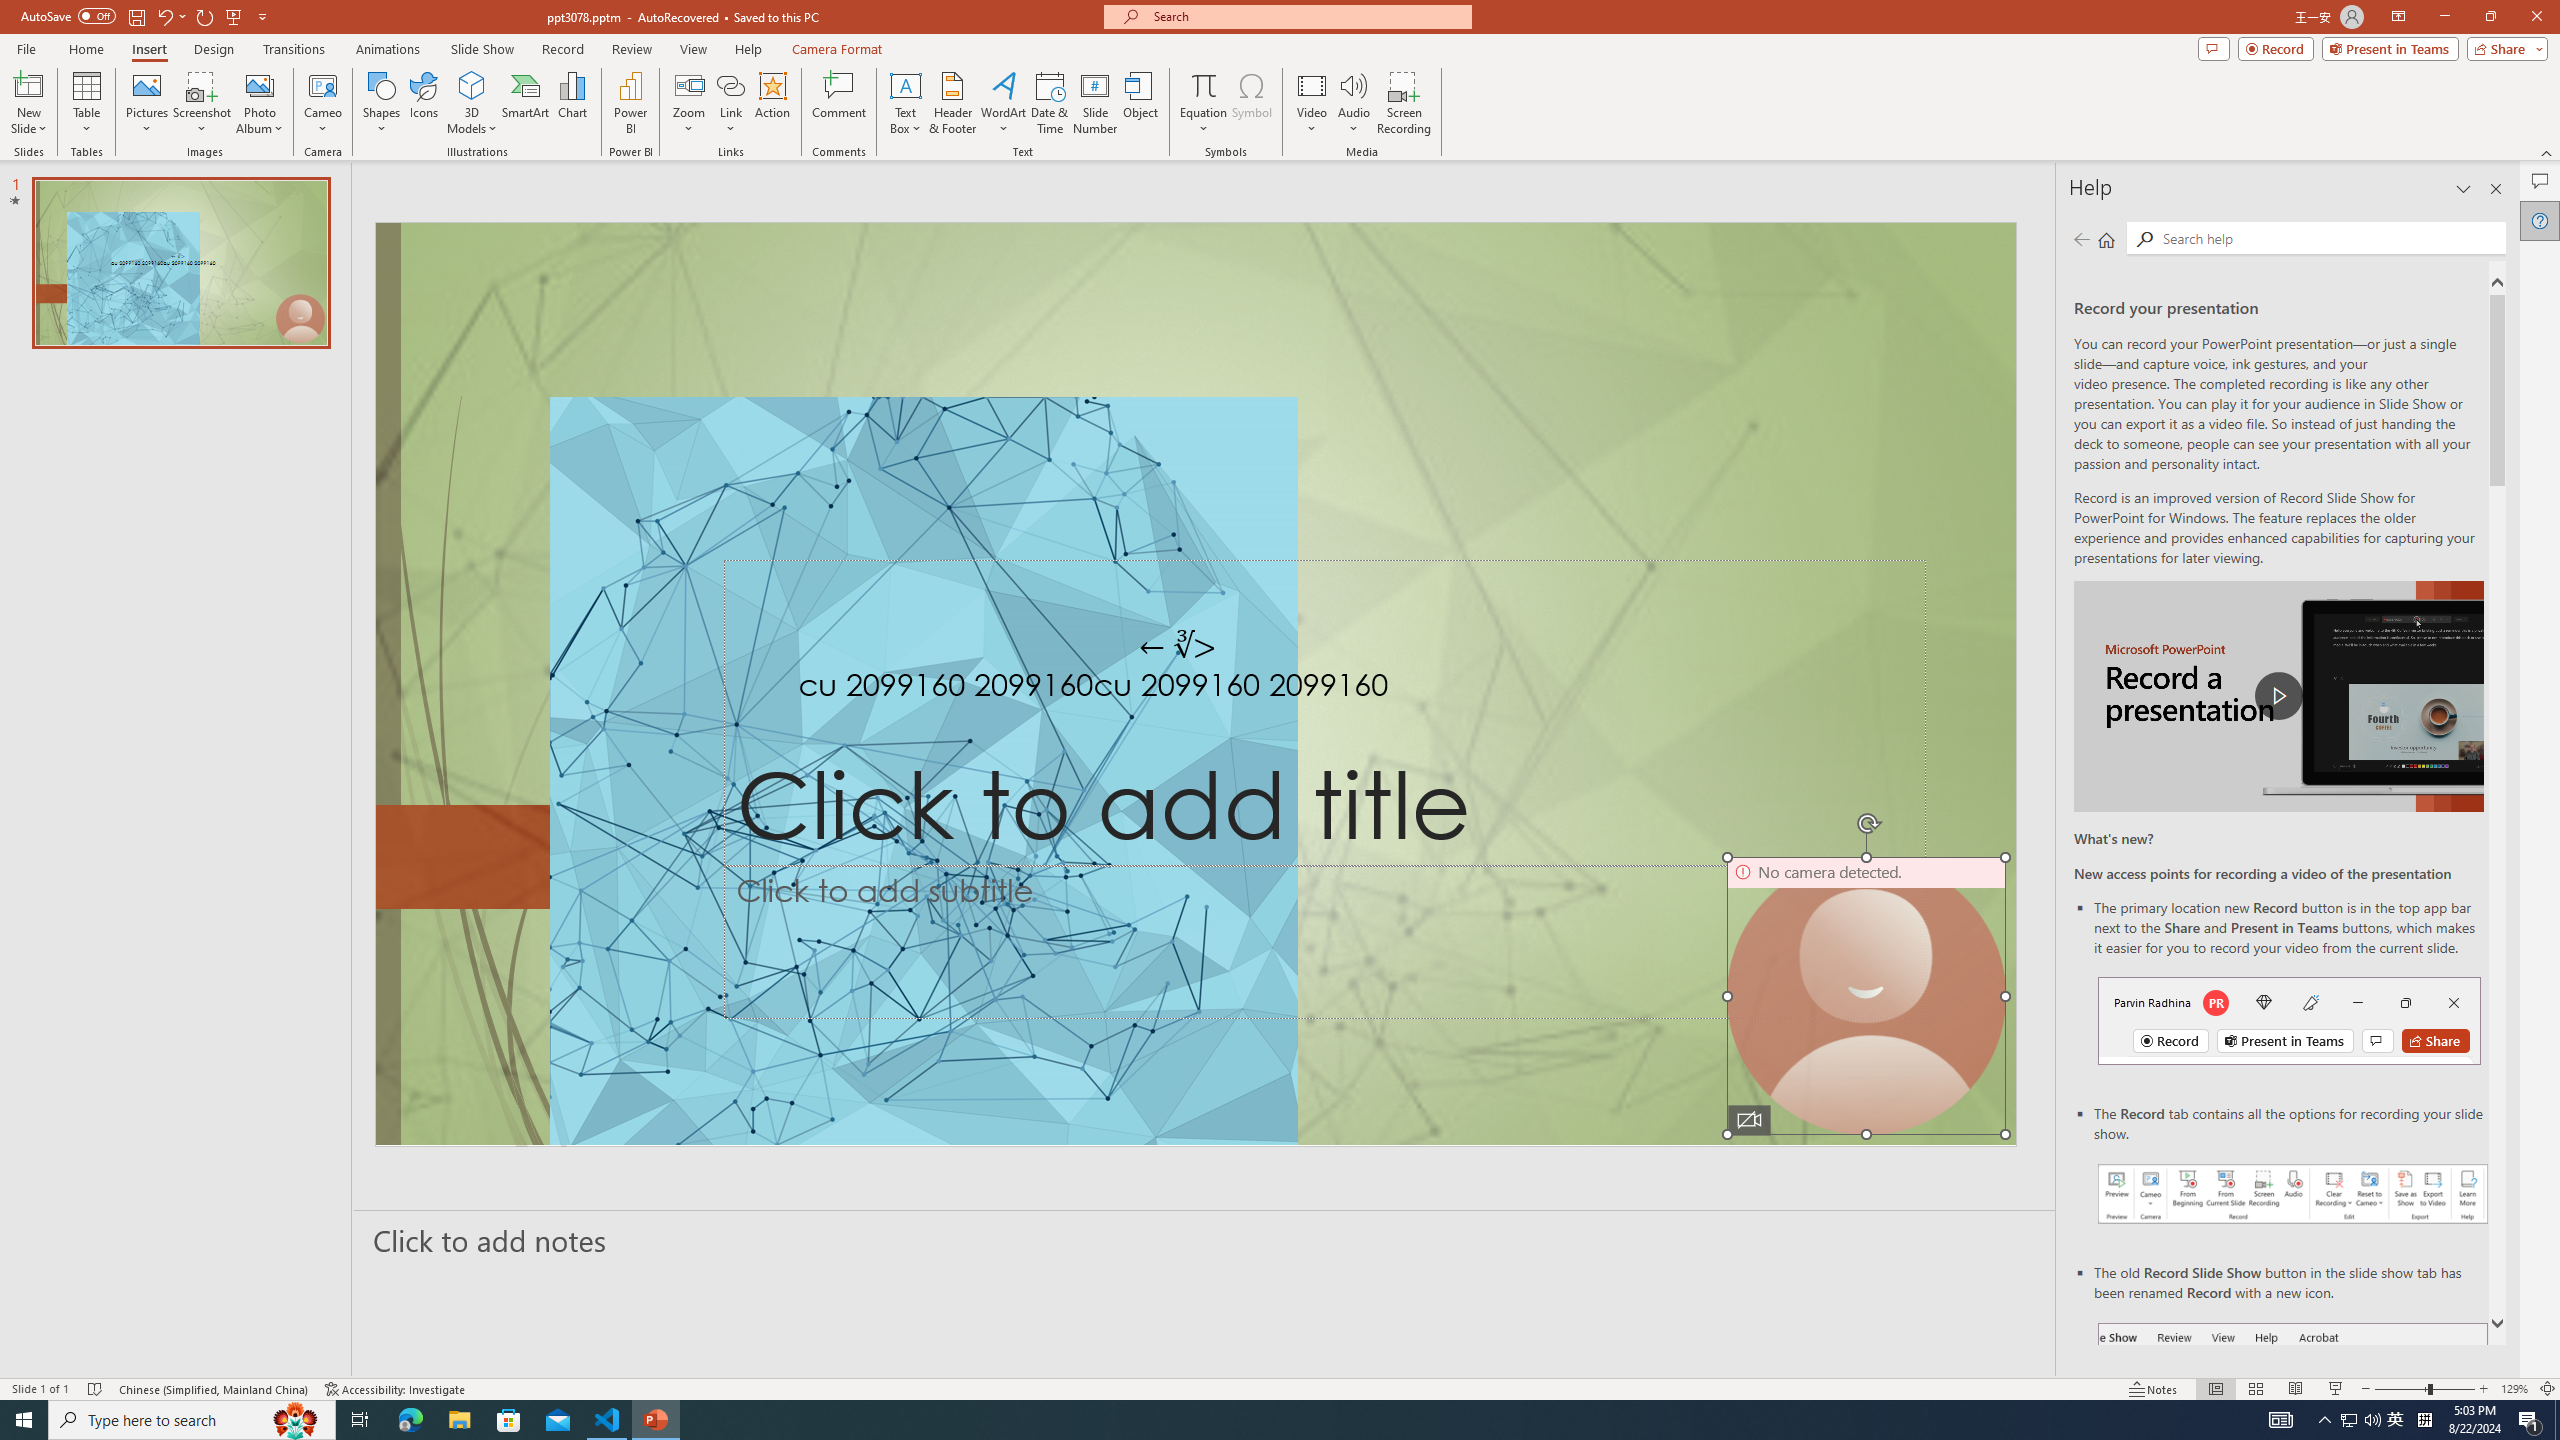 The width and height of the screenshot is (2560, 1440). What do you see at coordinates (1353, 103) in the screenshot?
I see `'Audio'` at bounding box center [1353, 103].